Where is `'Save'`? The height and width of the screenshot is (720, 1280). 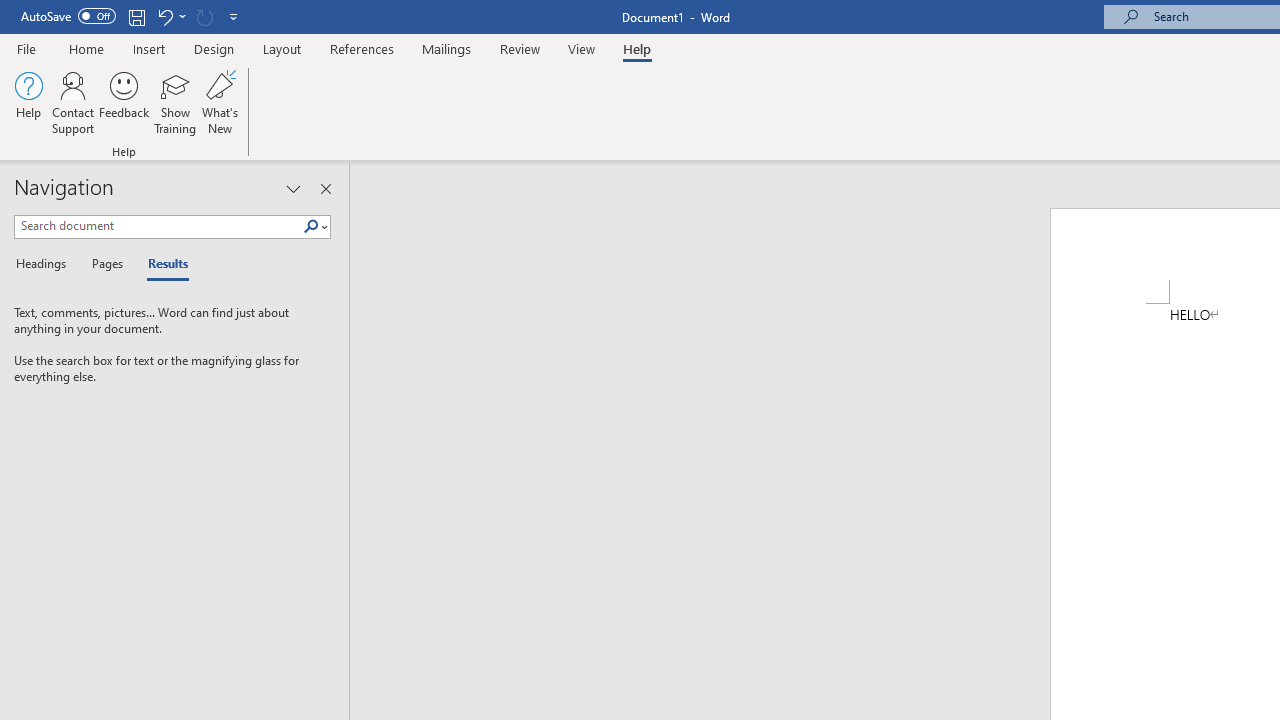
'Save' is located at coordinates (135, 16).